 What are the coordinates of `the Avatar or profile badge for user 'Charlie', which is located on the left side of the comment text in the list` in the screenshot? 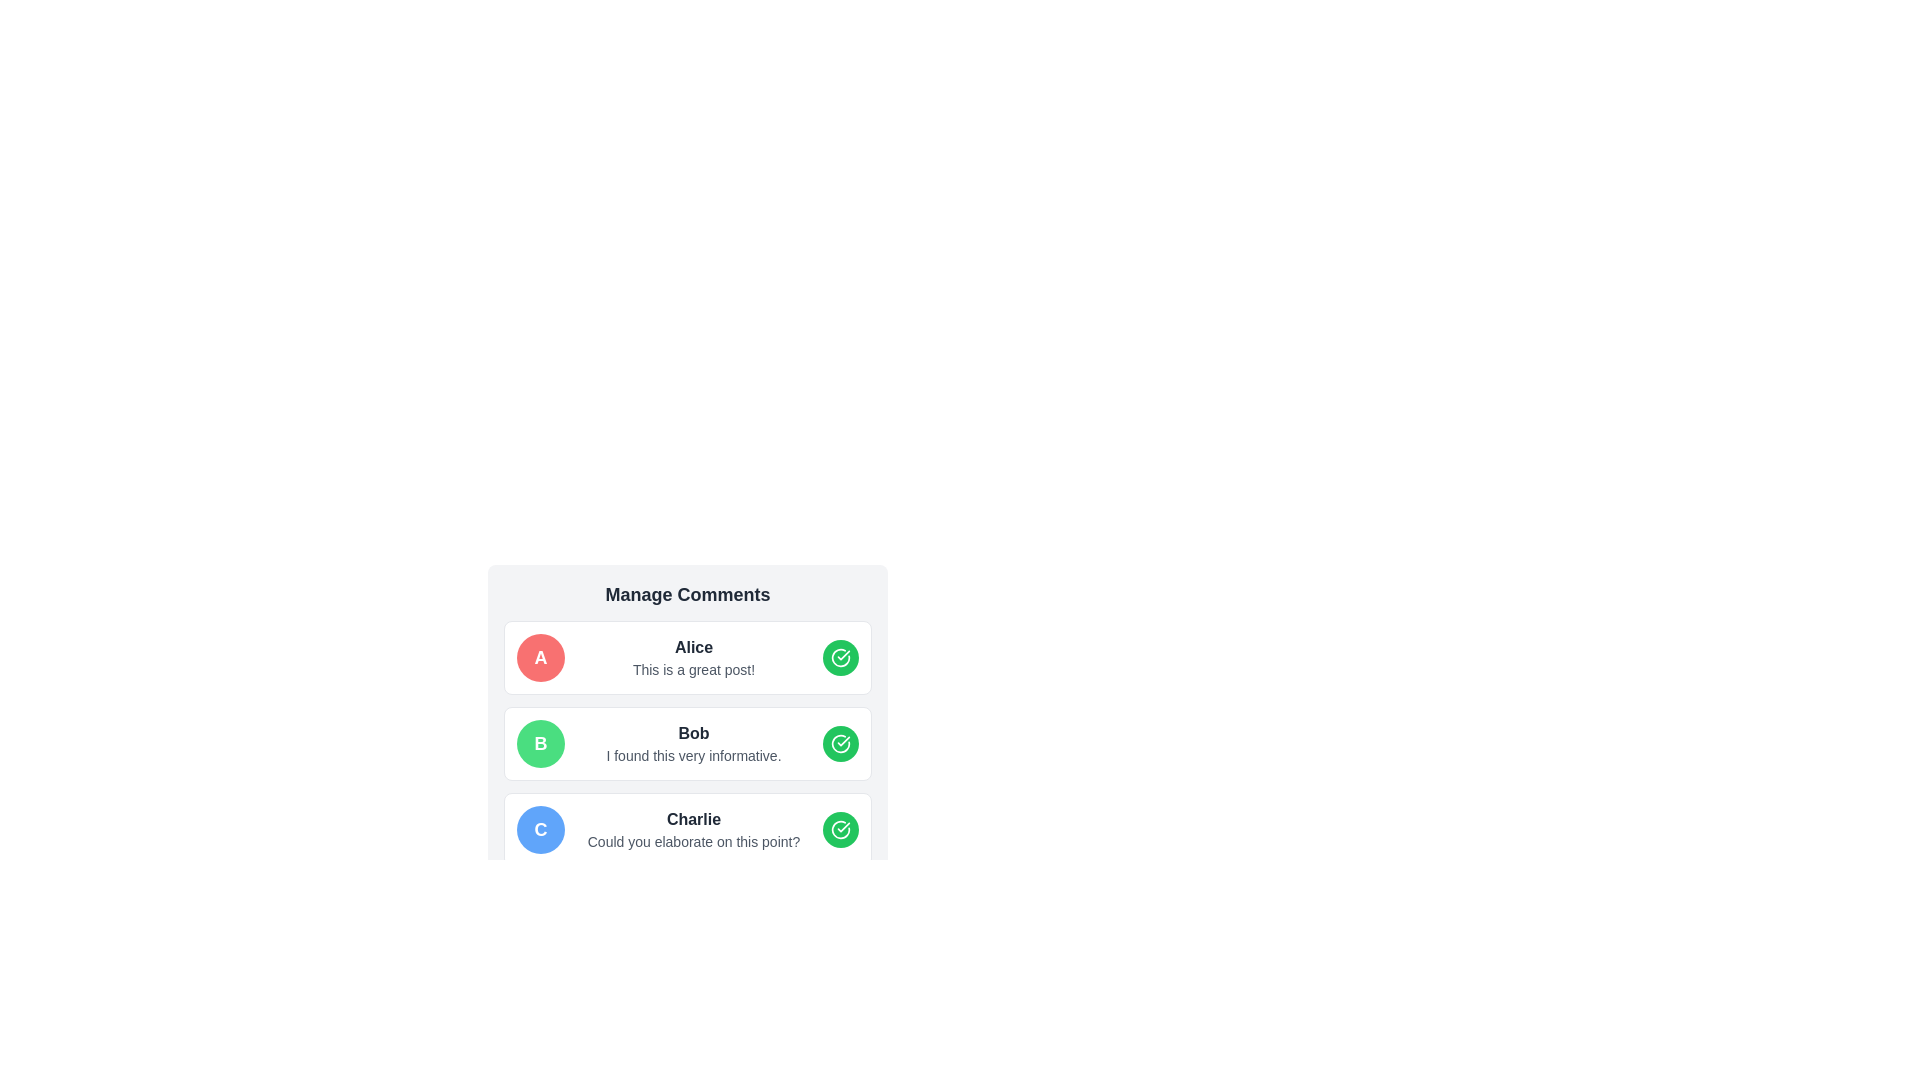 It's located at (541, 829).